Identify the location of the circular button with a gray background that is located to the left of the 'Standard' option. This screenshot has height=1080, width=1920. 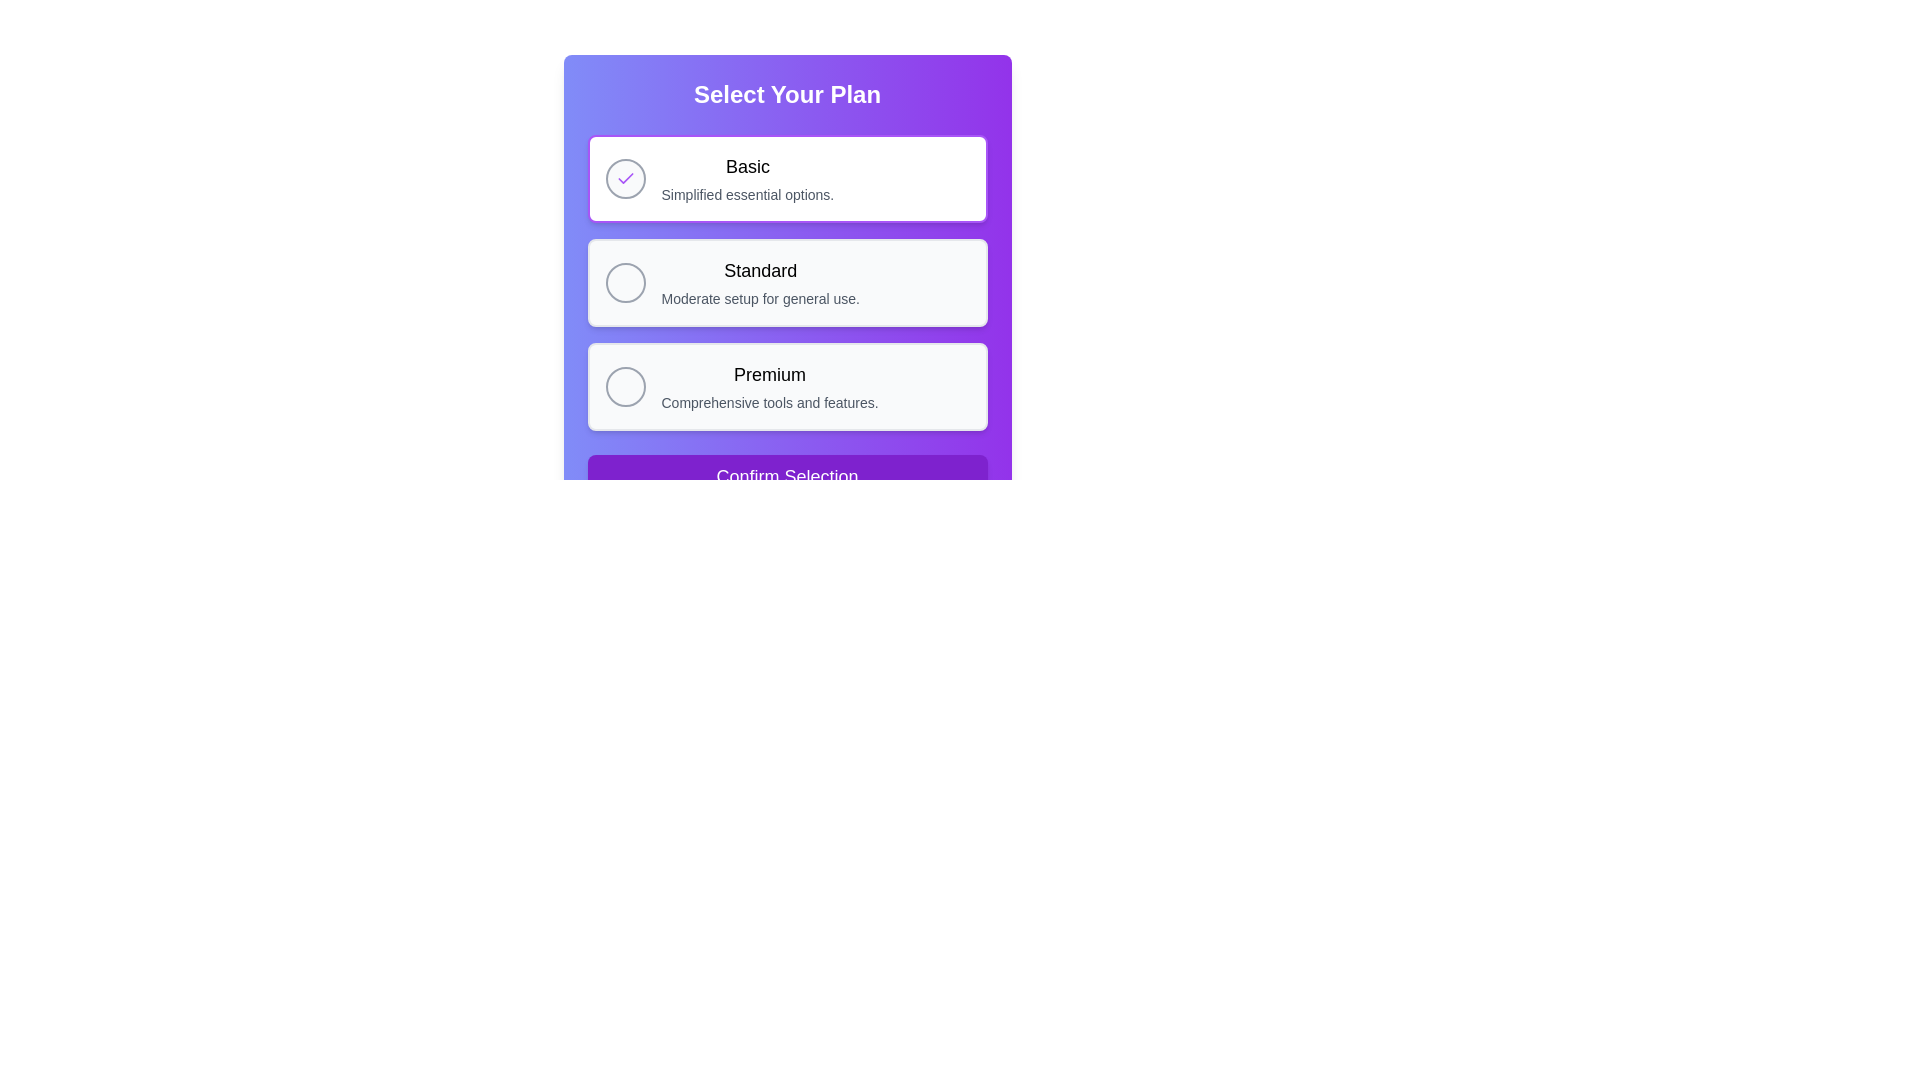
(624, 282).